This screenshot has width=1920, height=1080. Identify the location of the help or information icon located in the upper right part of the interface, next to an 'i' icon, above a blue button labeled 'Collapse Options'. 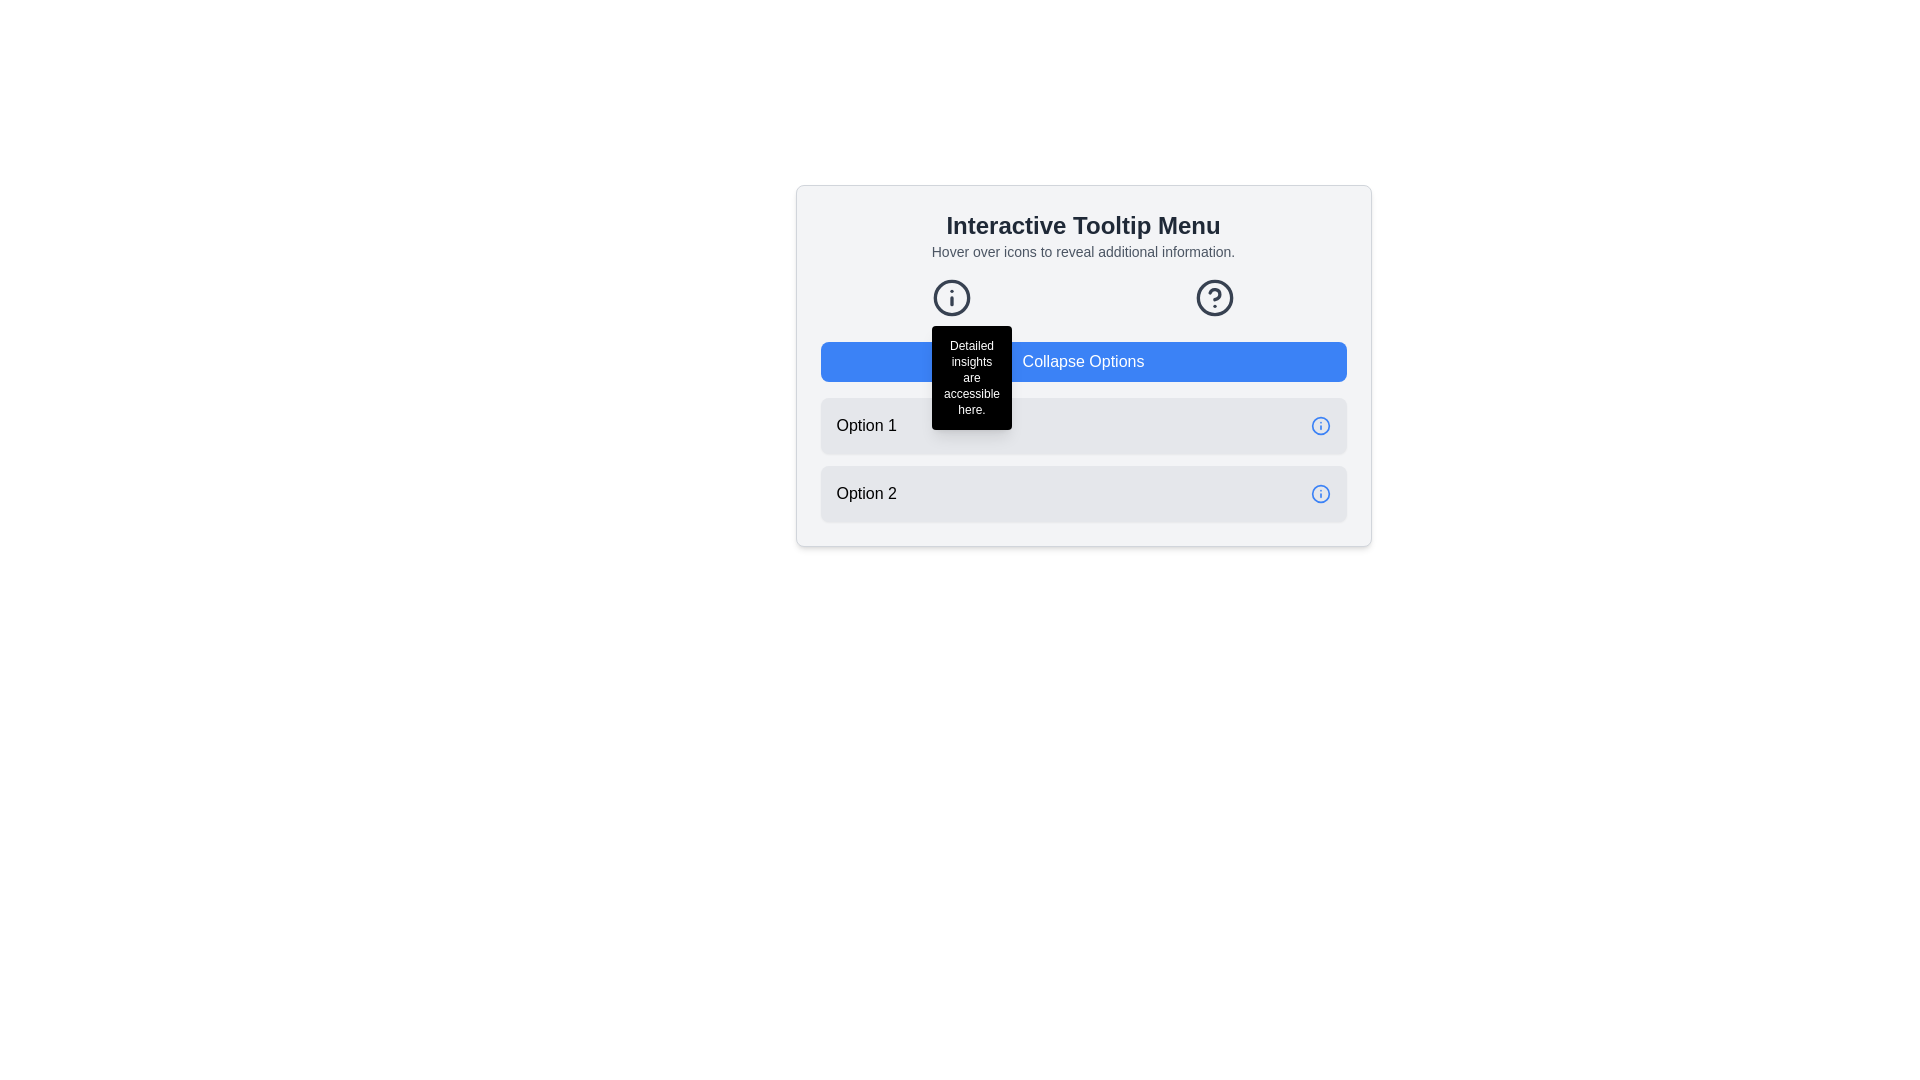
(1213, 297).